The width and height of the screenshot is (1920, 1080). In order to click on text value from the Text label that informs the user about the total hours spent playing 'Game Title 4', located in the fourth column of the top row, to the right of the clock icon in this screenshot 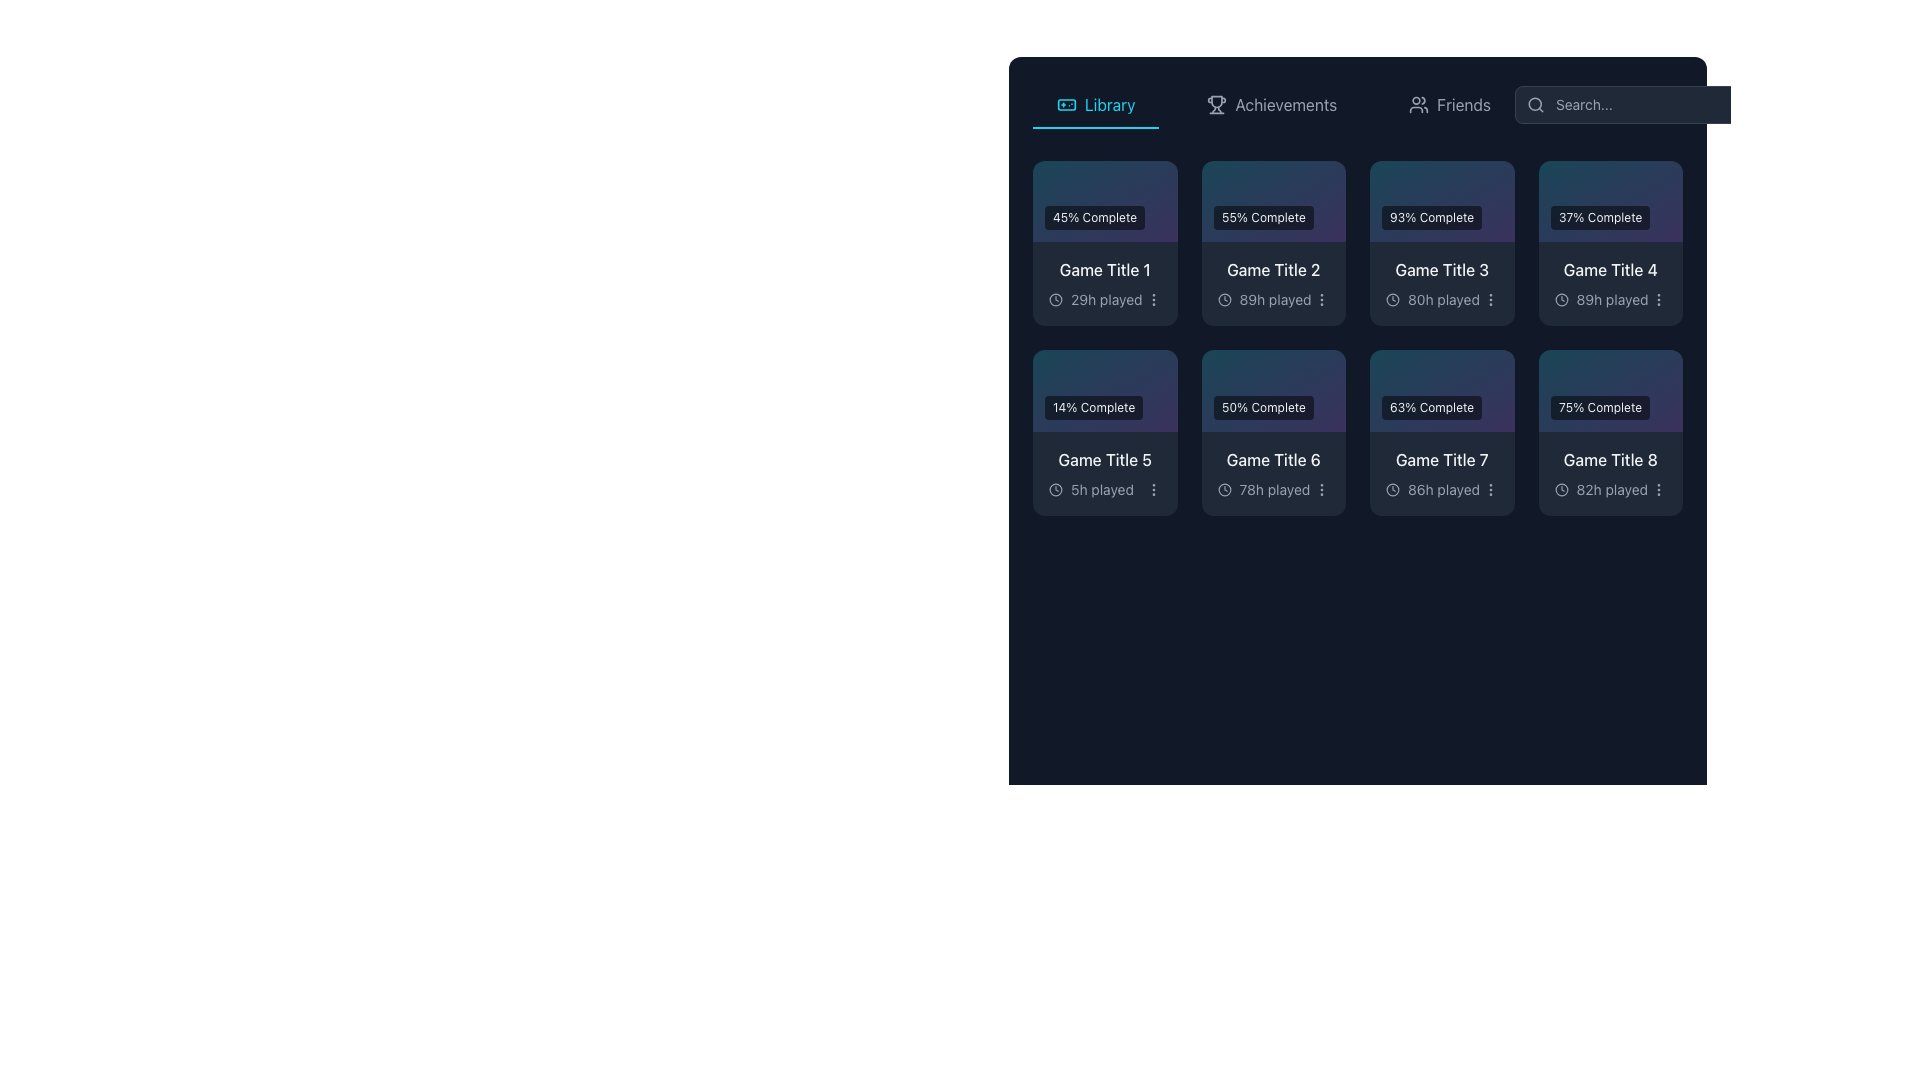, I will do `click(1612, 300)`.